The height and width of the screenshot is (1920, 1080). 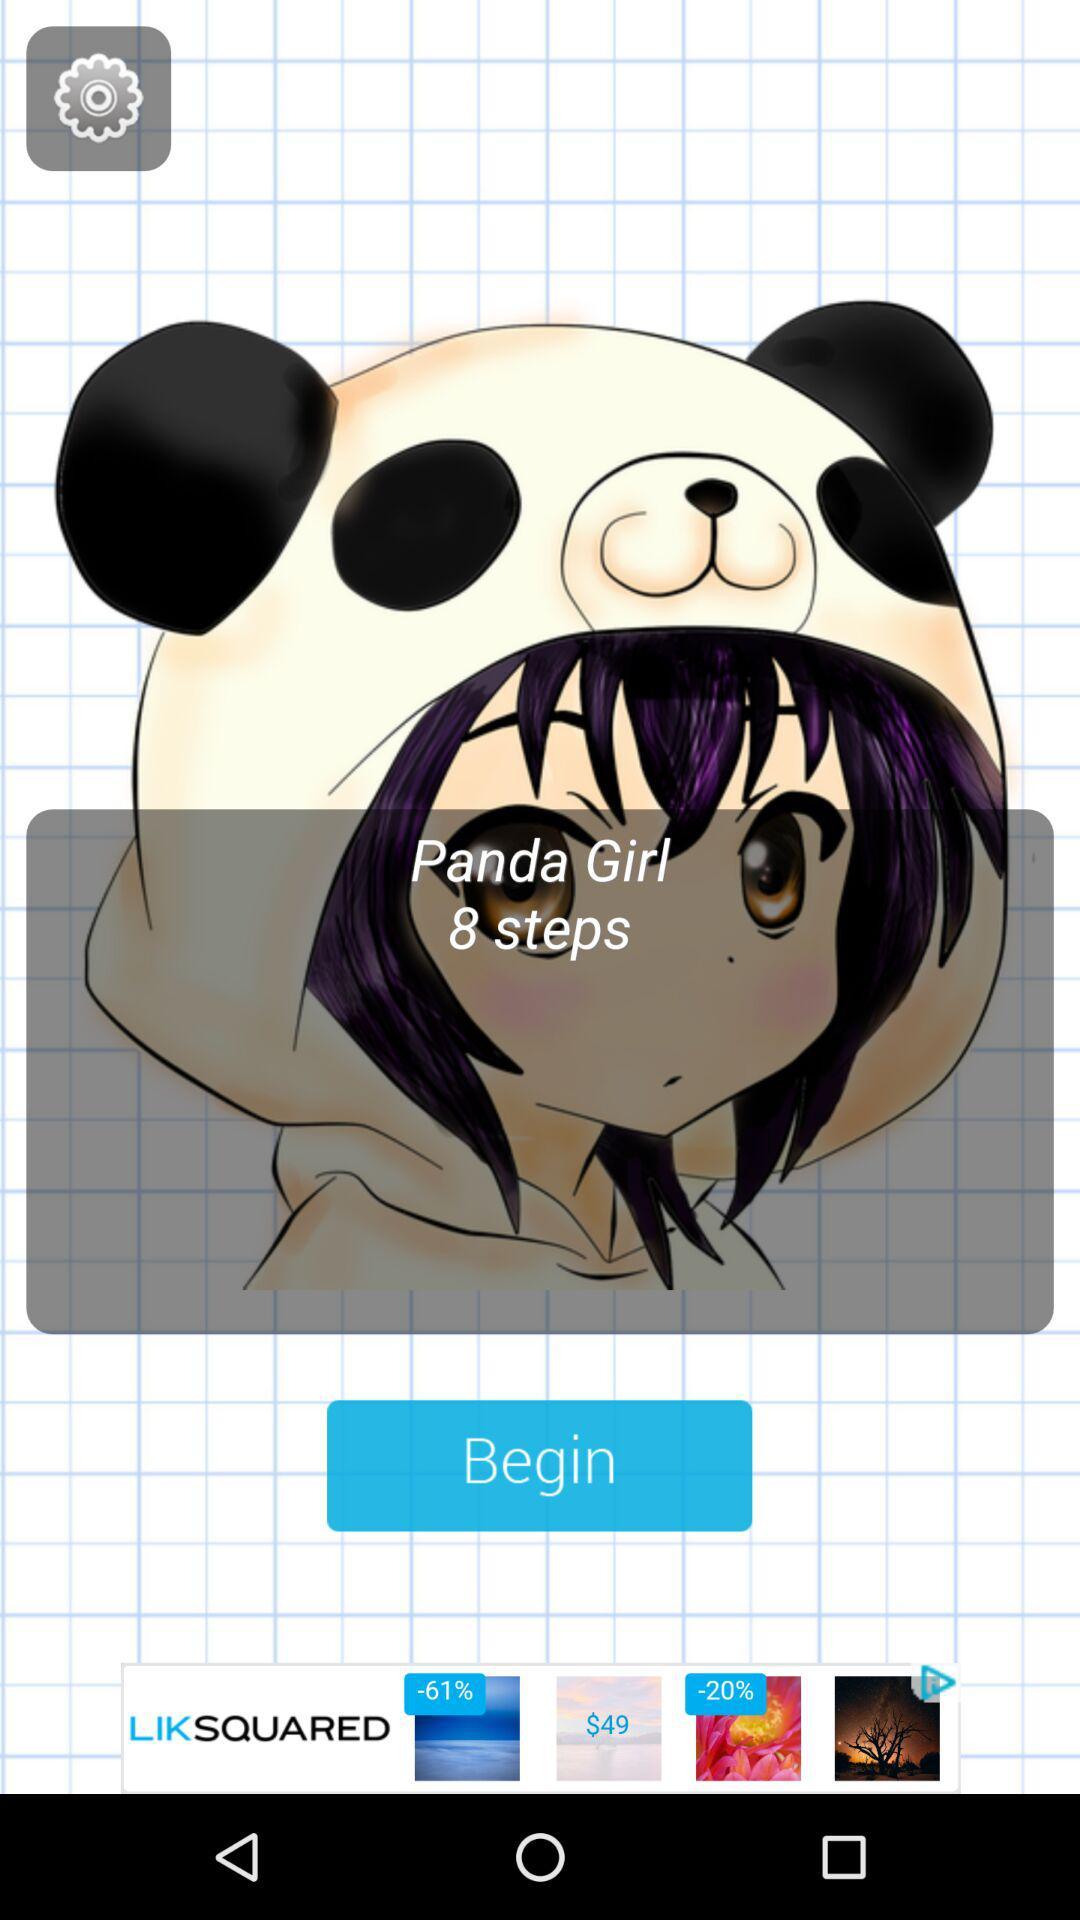 What do you see at coordinates (98, 97) in the screenshot?
I see `setting button` at bounding box center [98, 97].